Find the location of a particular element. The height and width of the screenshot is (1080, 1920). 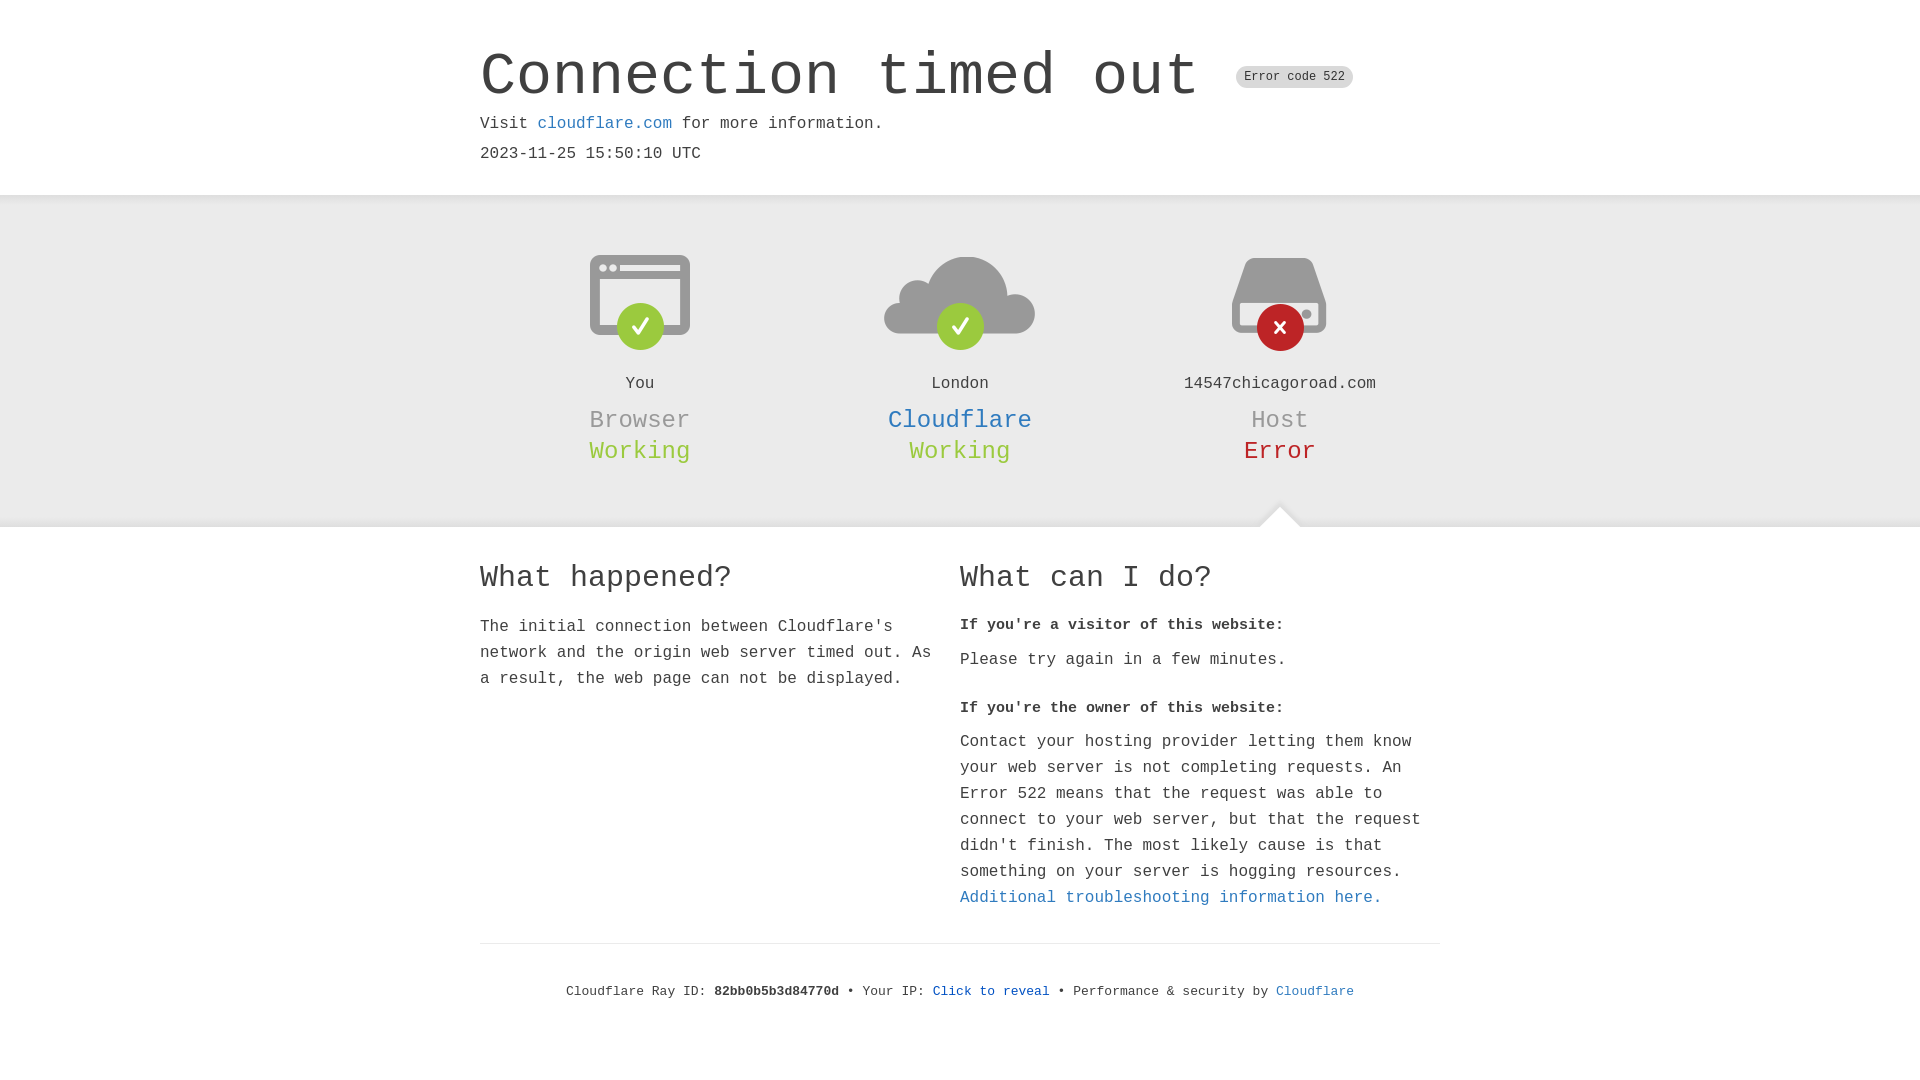

'Cloudflare' is located at coordinates (960, 419).